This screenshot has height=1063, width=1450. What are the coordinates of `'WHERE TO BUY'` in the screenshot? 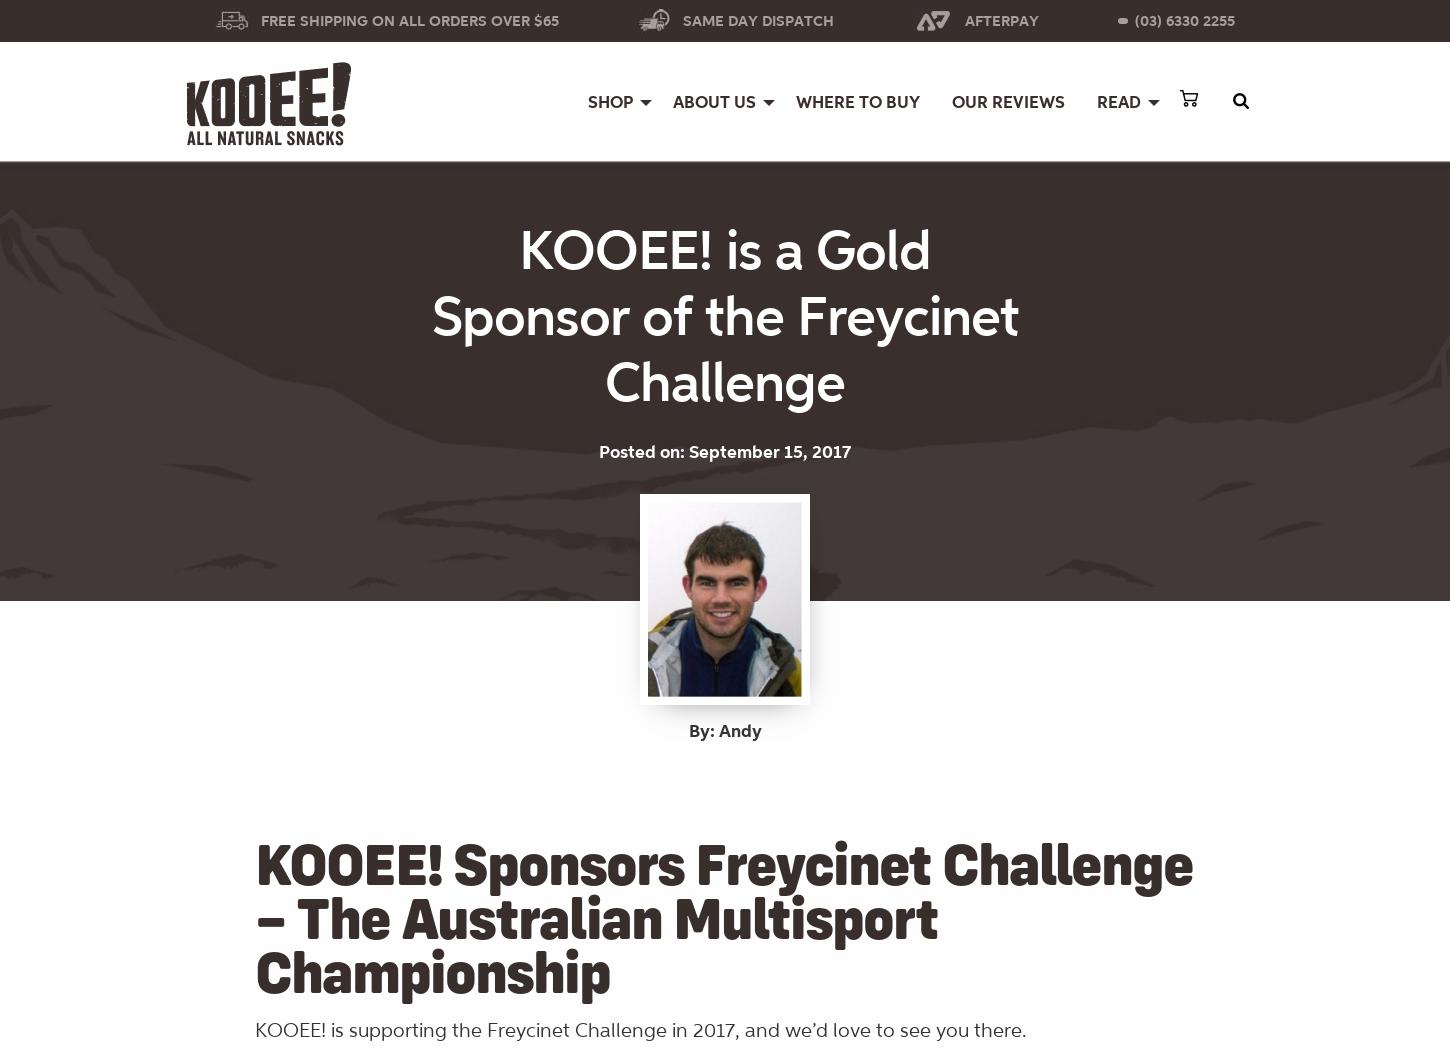 It's located at (856, 102).